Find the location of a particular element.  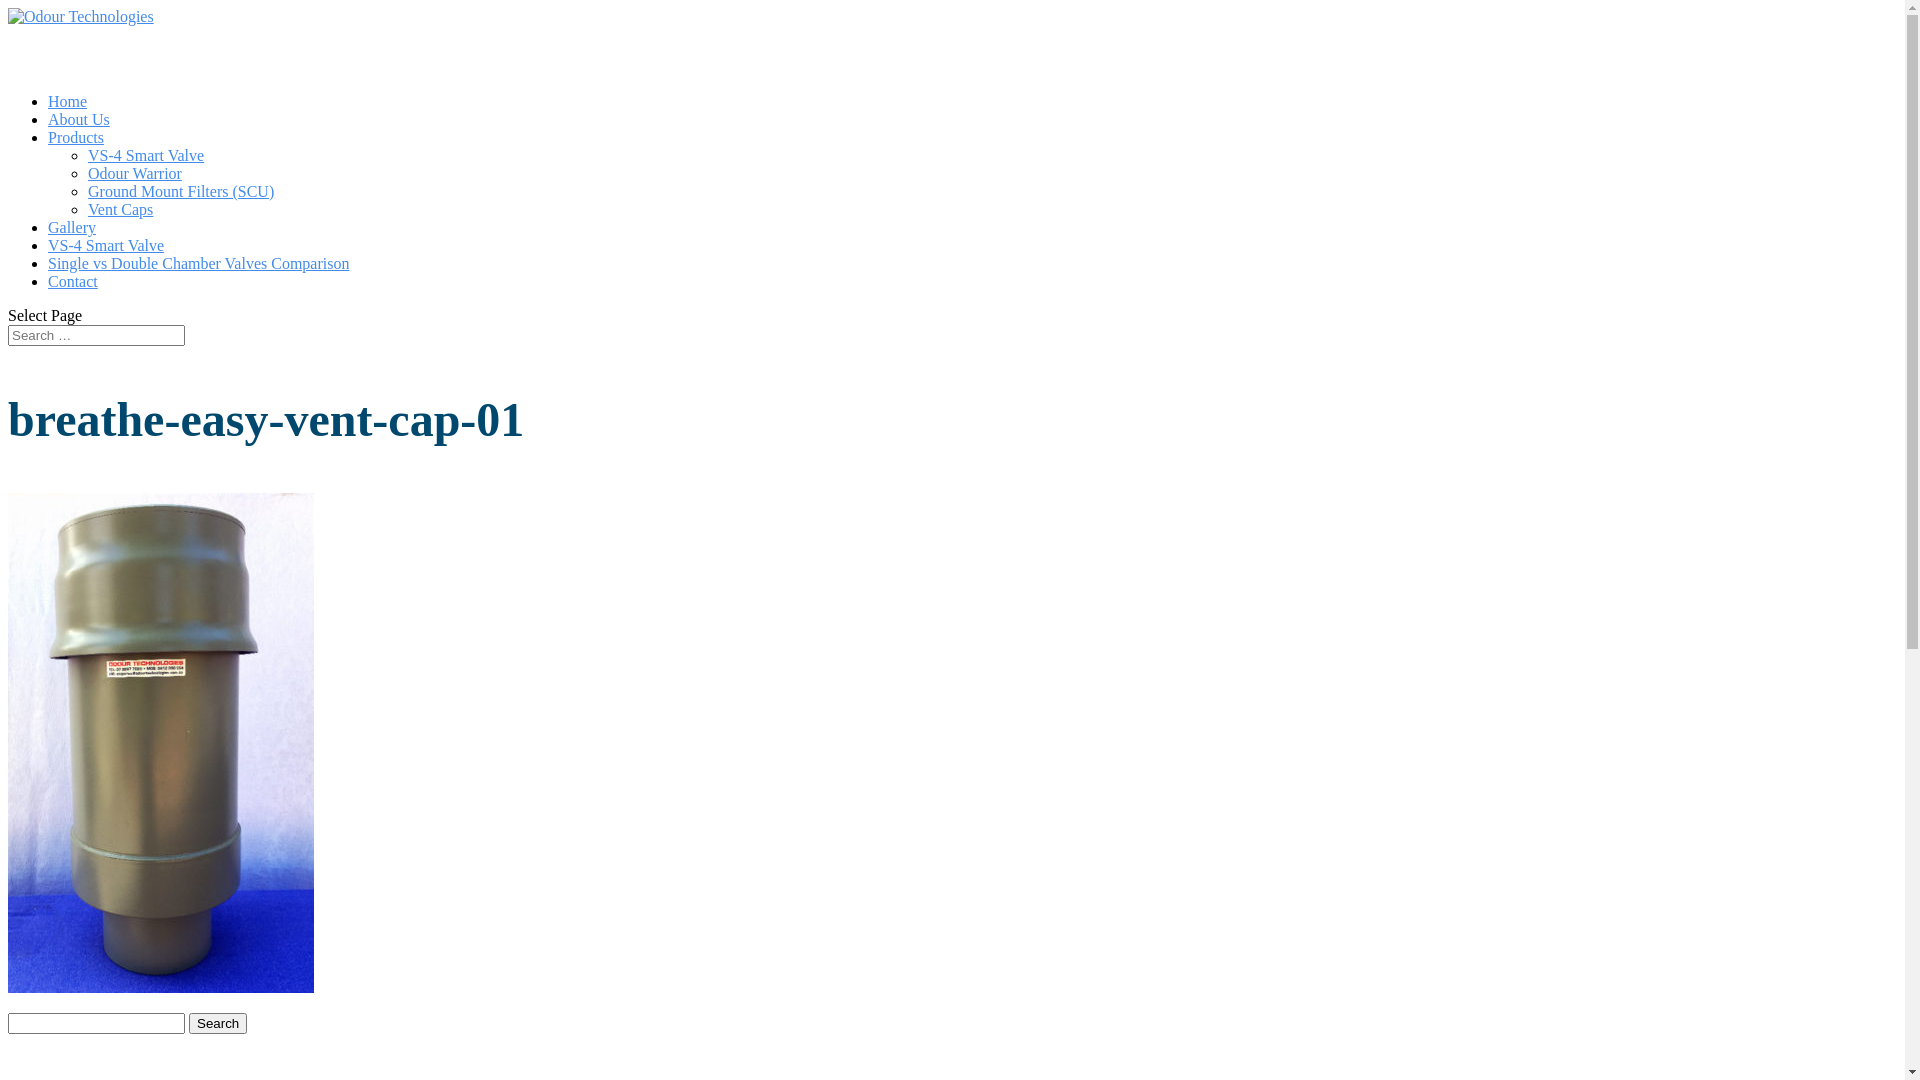

'Ground Mount Filters (SCU)' is located at coordinates (86, 191).